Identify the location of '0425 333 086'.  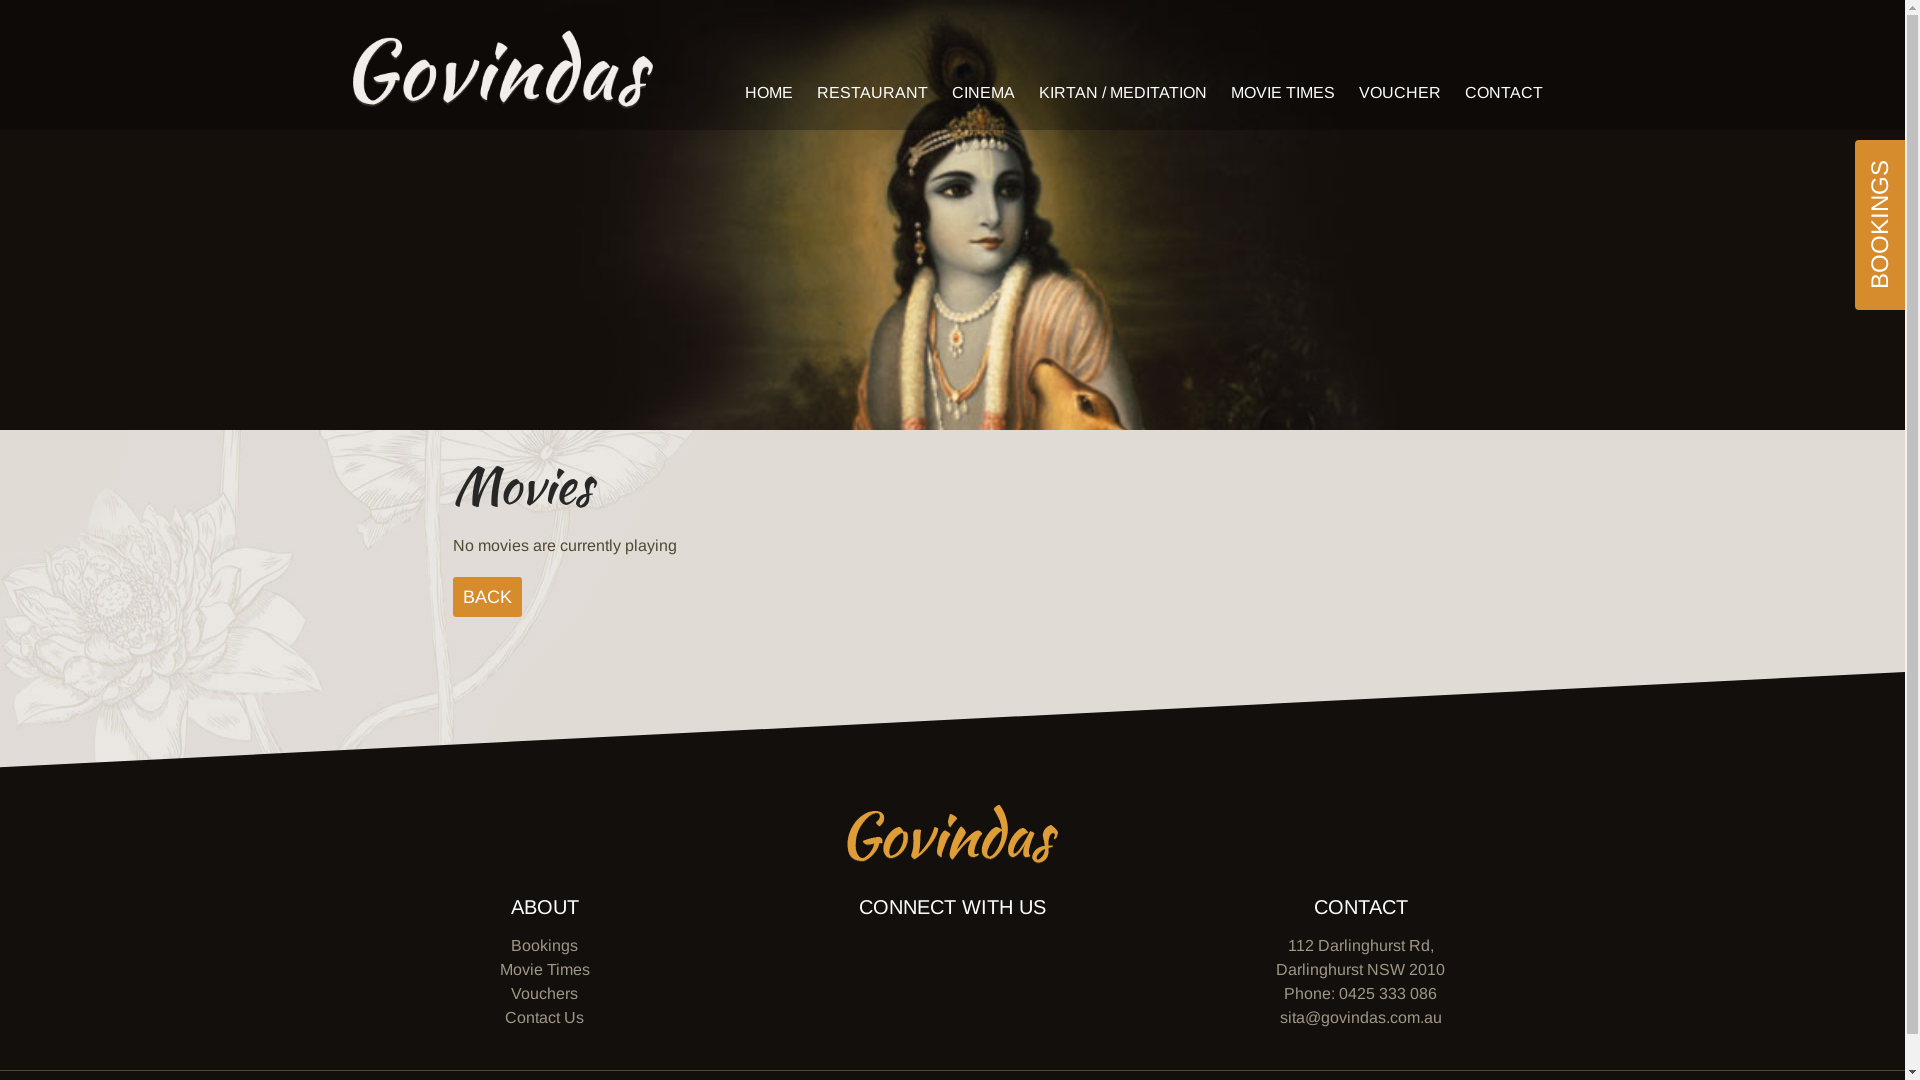
(1386, 993).